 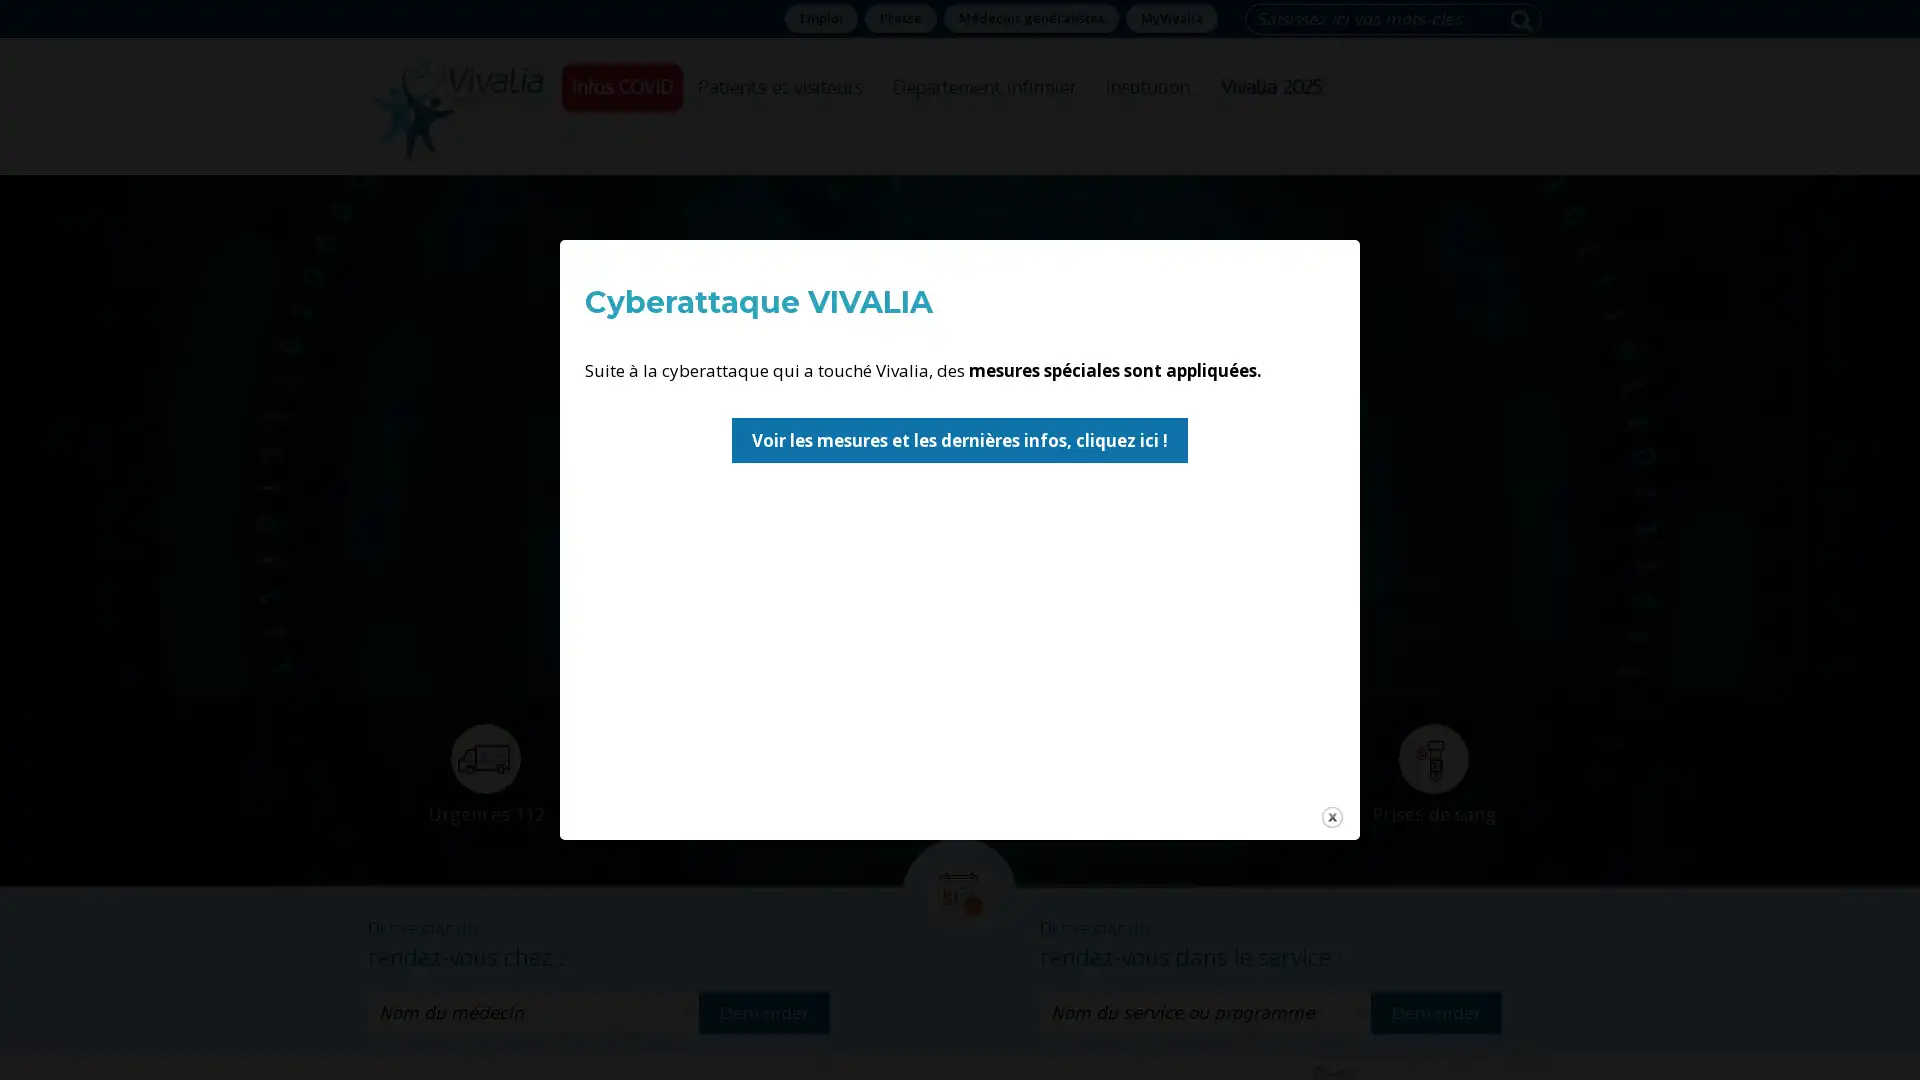 What do you see at coordinates (1525, 19) in the screenshot?
I see `Rechercher` at bounding box center [1525, 19].